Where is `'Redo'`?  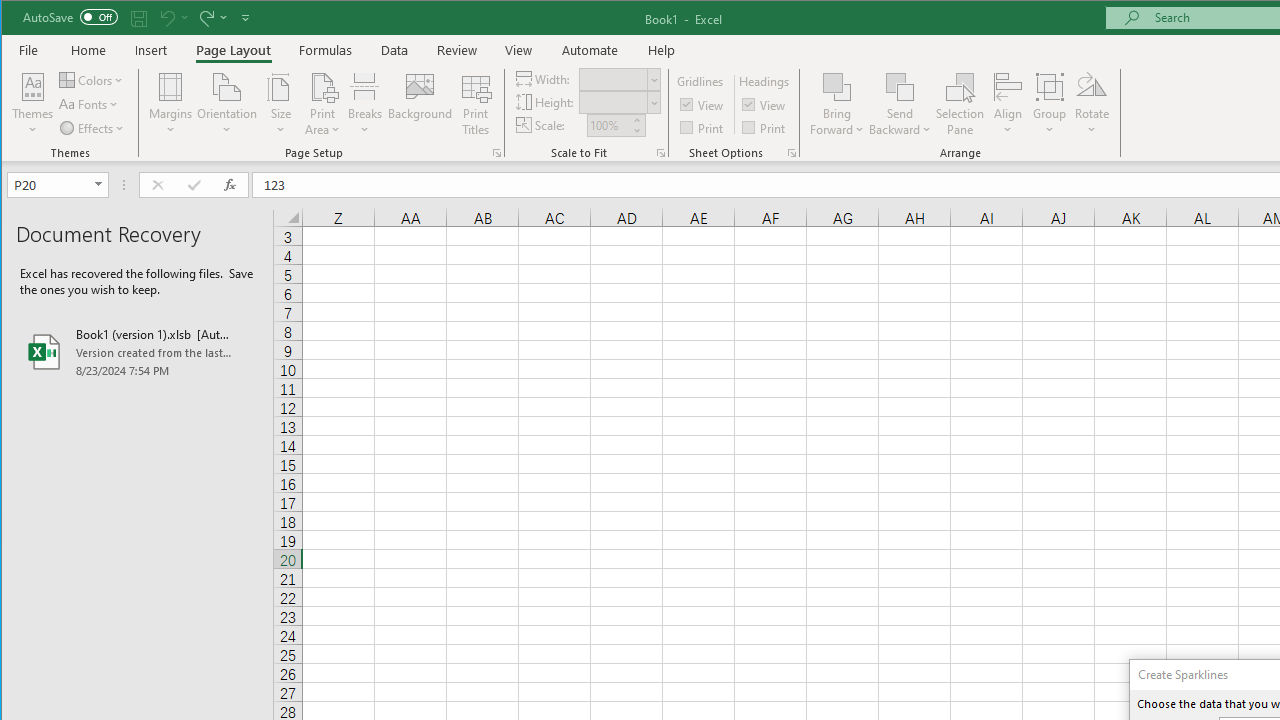
'Redo' is located at coordinates (211, 17).